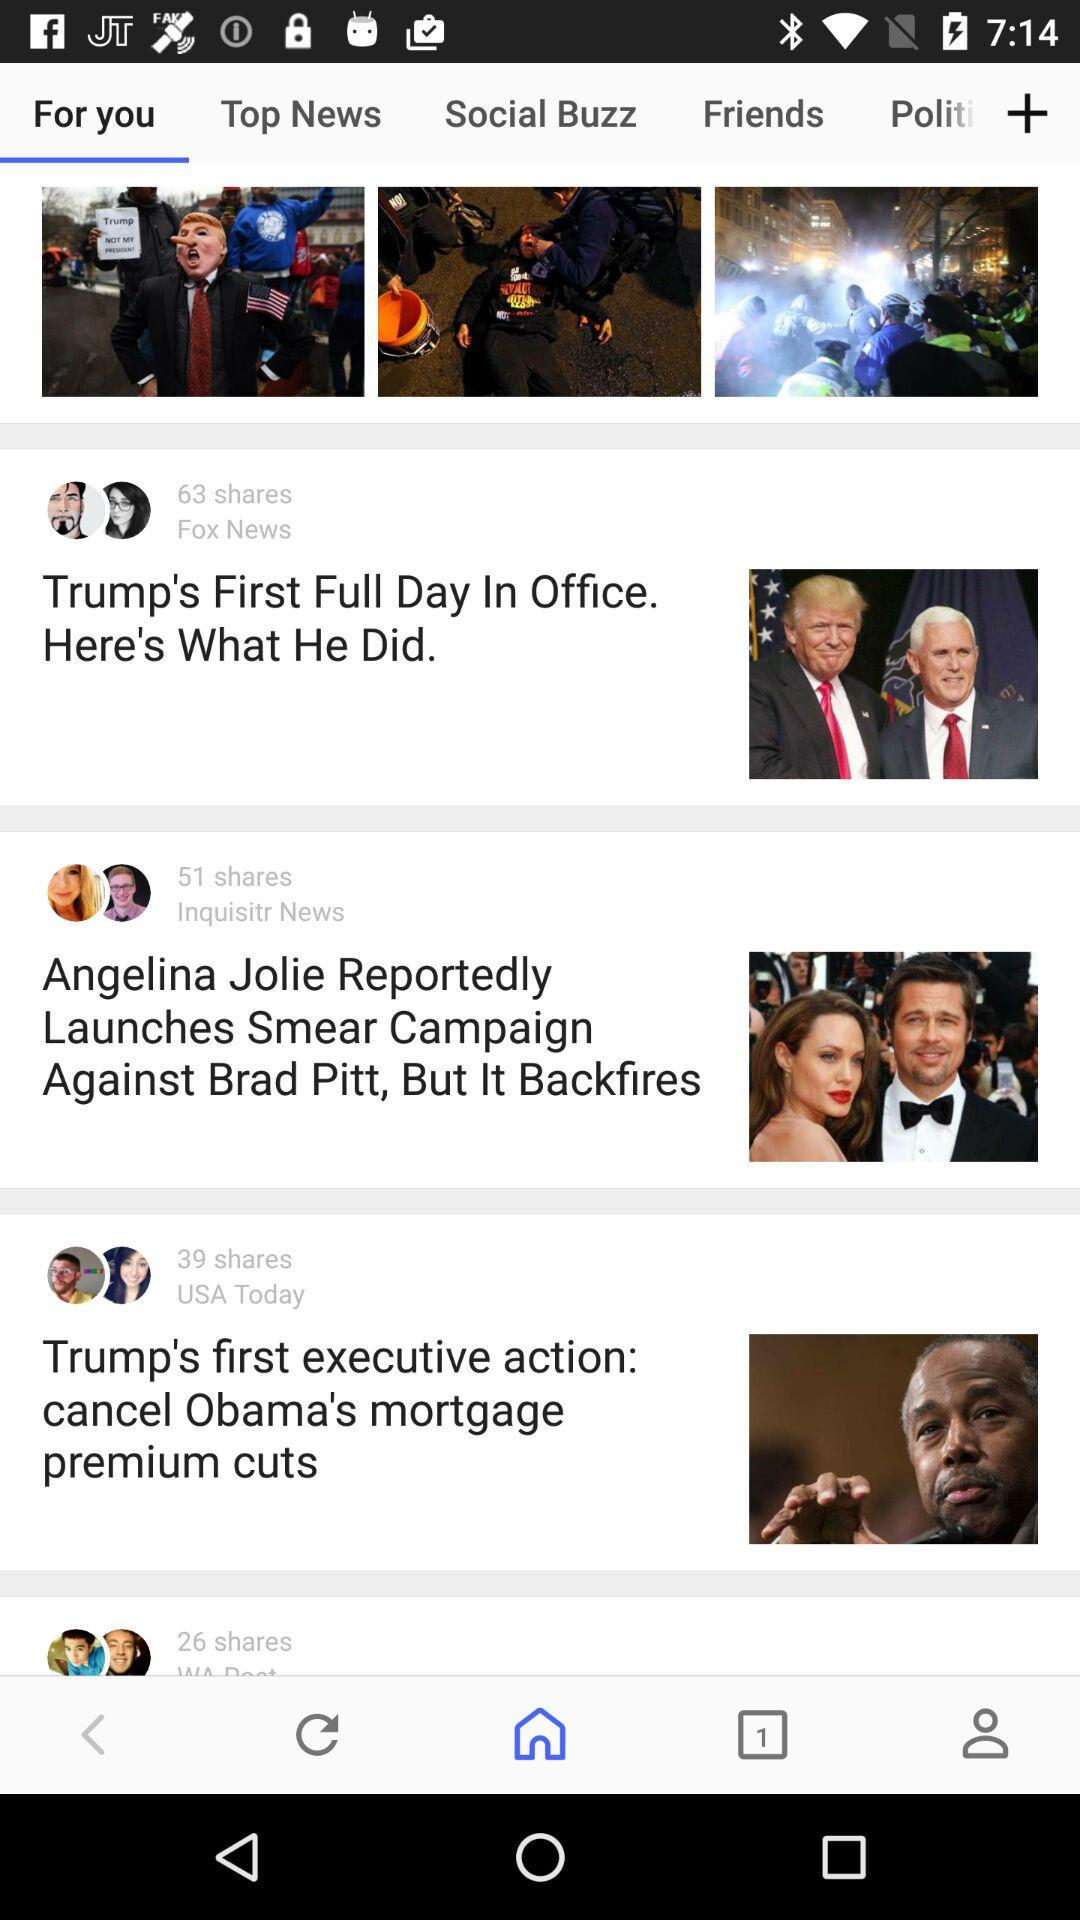 The image size is (1080, 1920). Describe the element at coordinates (984, 1733) in the screenshot. I see `the avatar icon` at that location.